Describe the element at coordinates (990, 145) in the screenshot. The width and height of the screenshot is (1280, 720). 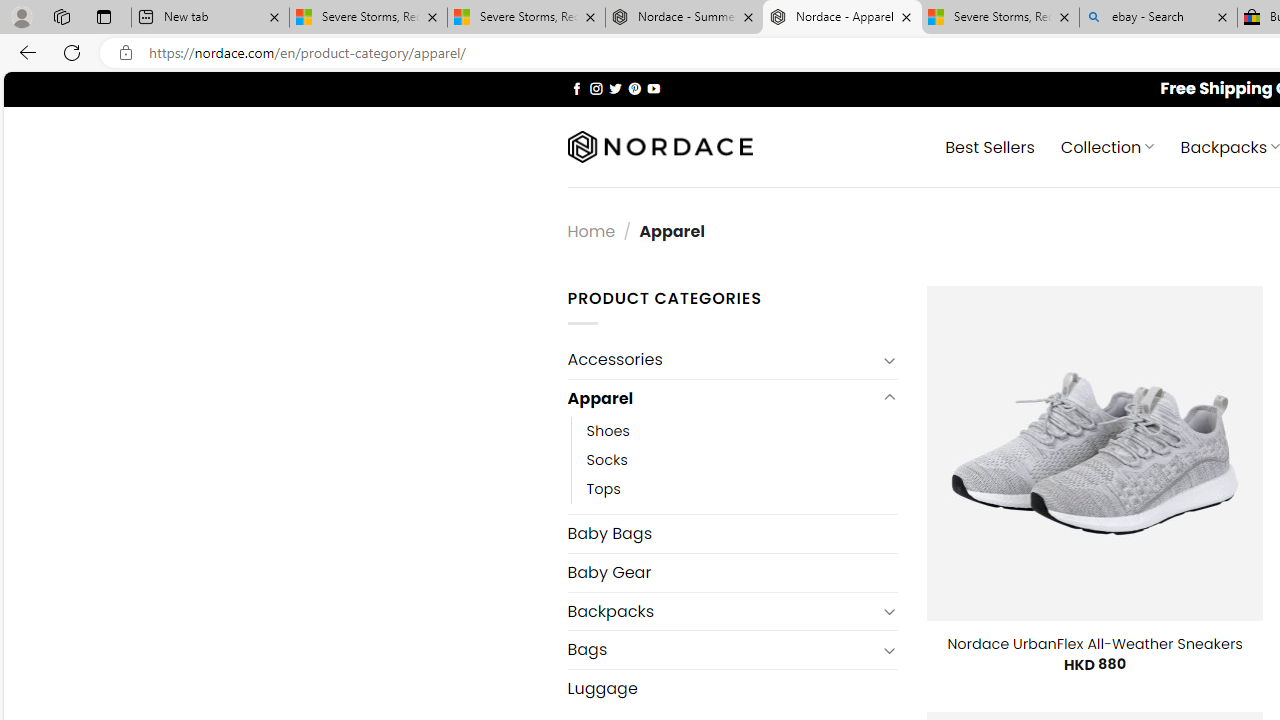
I see `'  Best Sellers'` at that location.